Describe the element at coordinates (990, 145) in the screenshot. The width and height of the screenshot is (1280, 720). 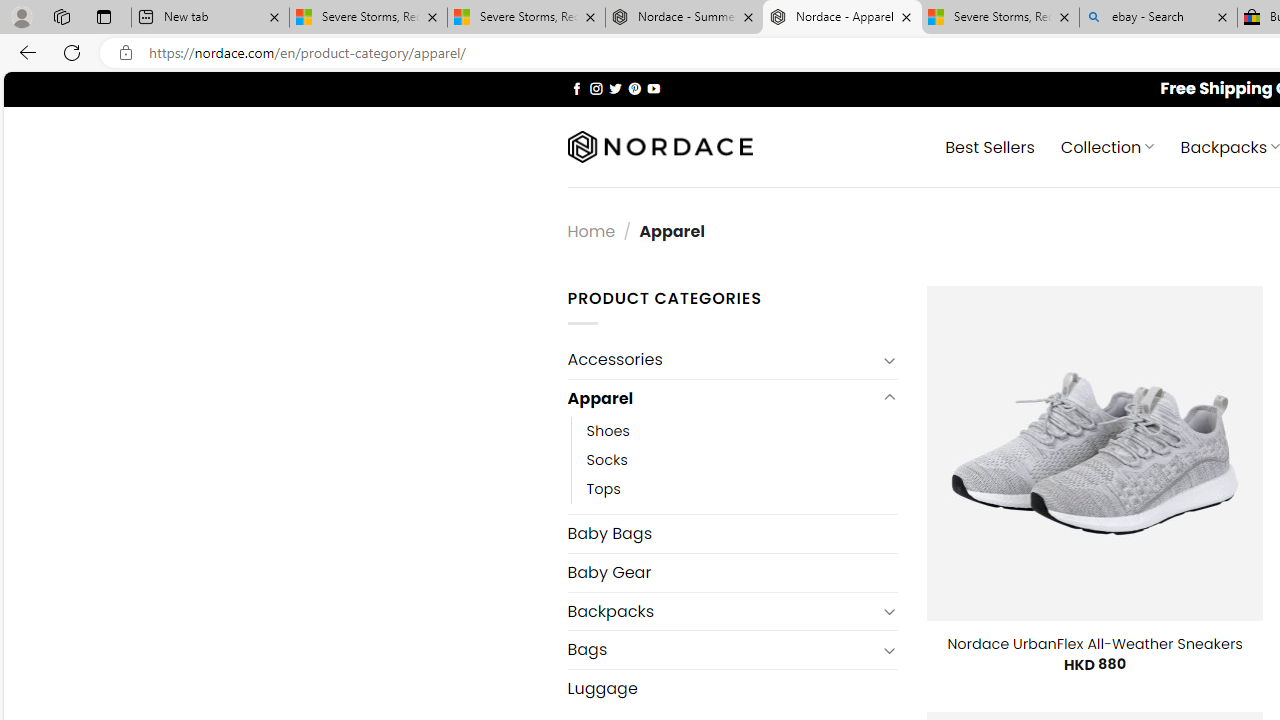
I see `'  Best Sellers'` at that location.